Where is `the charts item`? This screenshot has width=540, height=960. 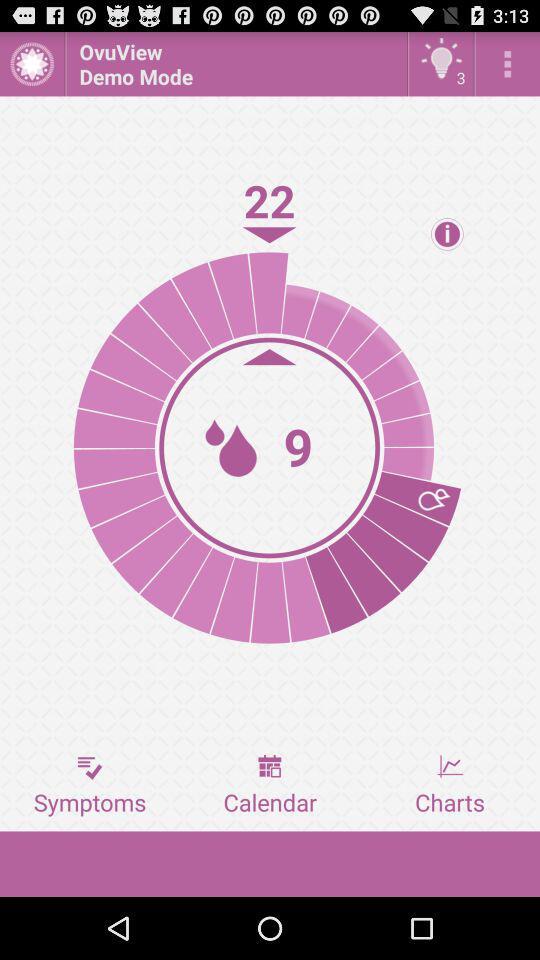 the charts item is located at coordinates (449, 785).